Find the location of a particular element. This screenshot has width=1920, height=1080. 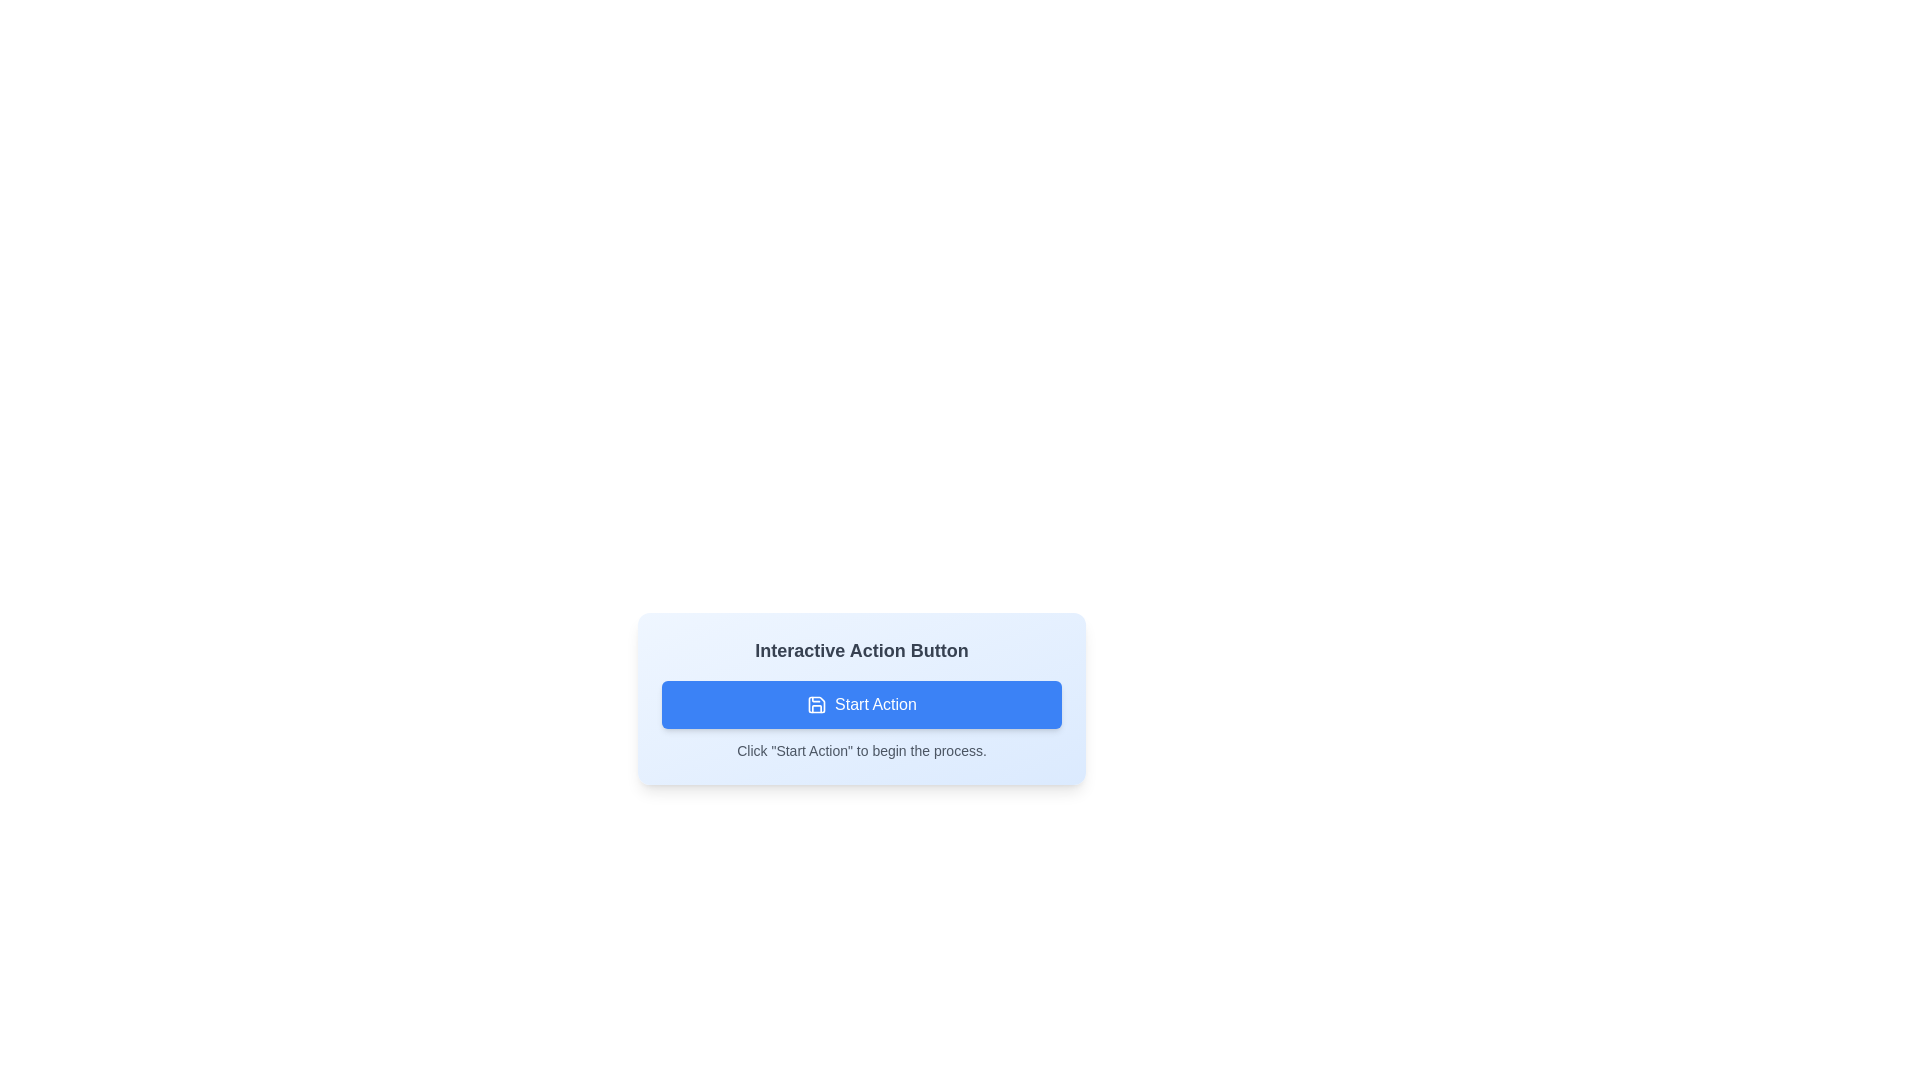

the save disk icon is located at coordinates (817, 704).